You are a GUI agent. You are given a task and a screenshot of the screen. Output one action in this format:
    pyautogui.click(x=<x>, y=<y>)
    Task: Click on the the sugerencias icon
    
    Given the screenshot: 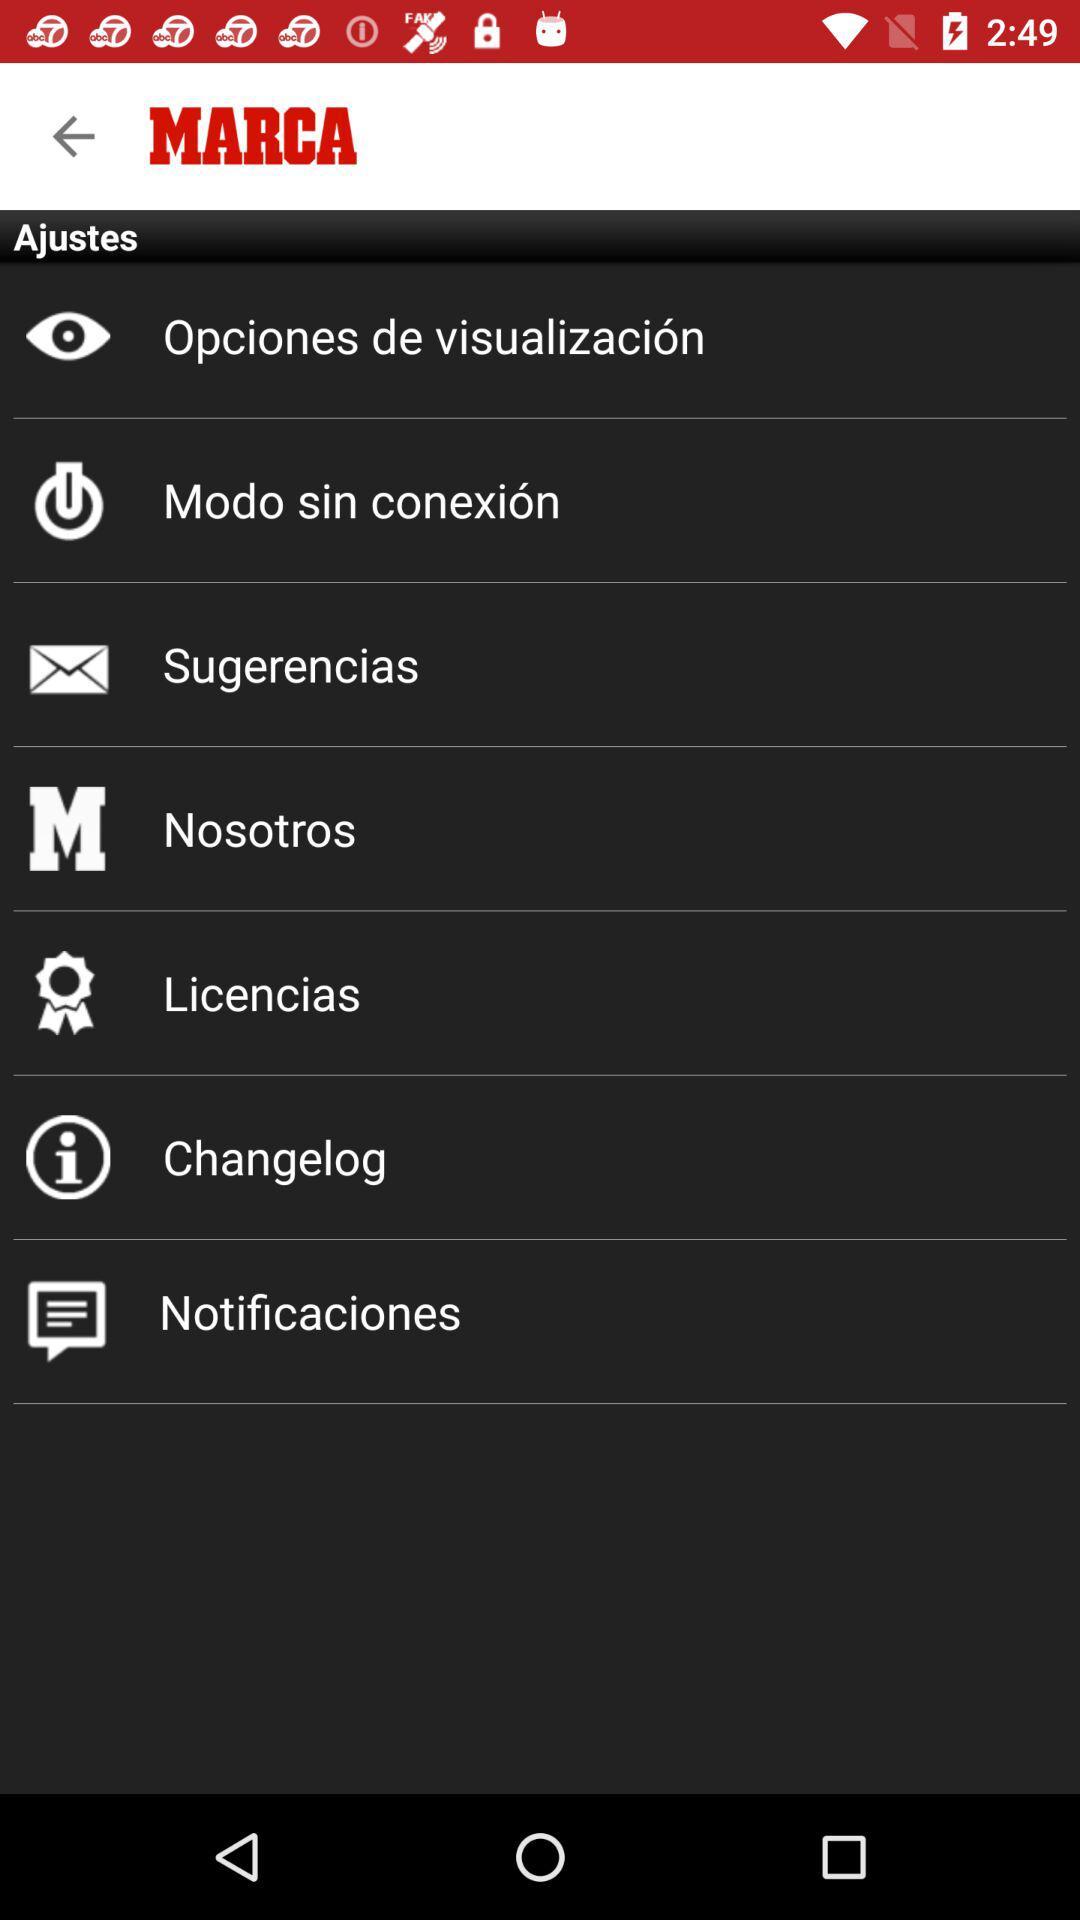 What is the action you would take?
    pyautogui.click(x=540, y=664)
    